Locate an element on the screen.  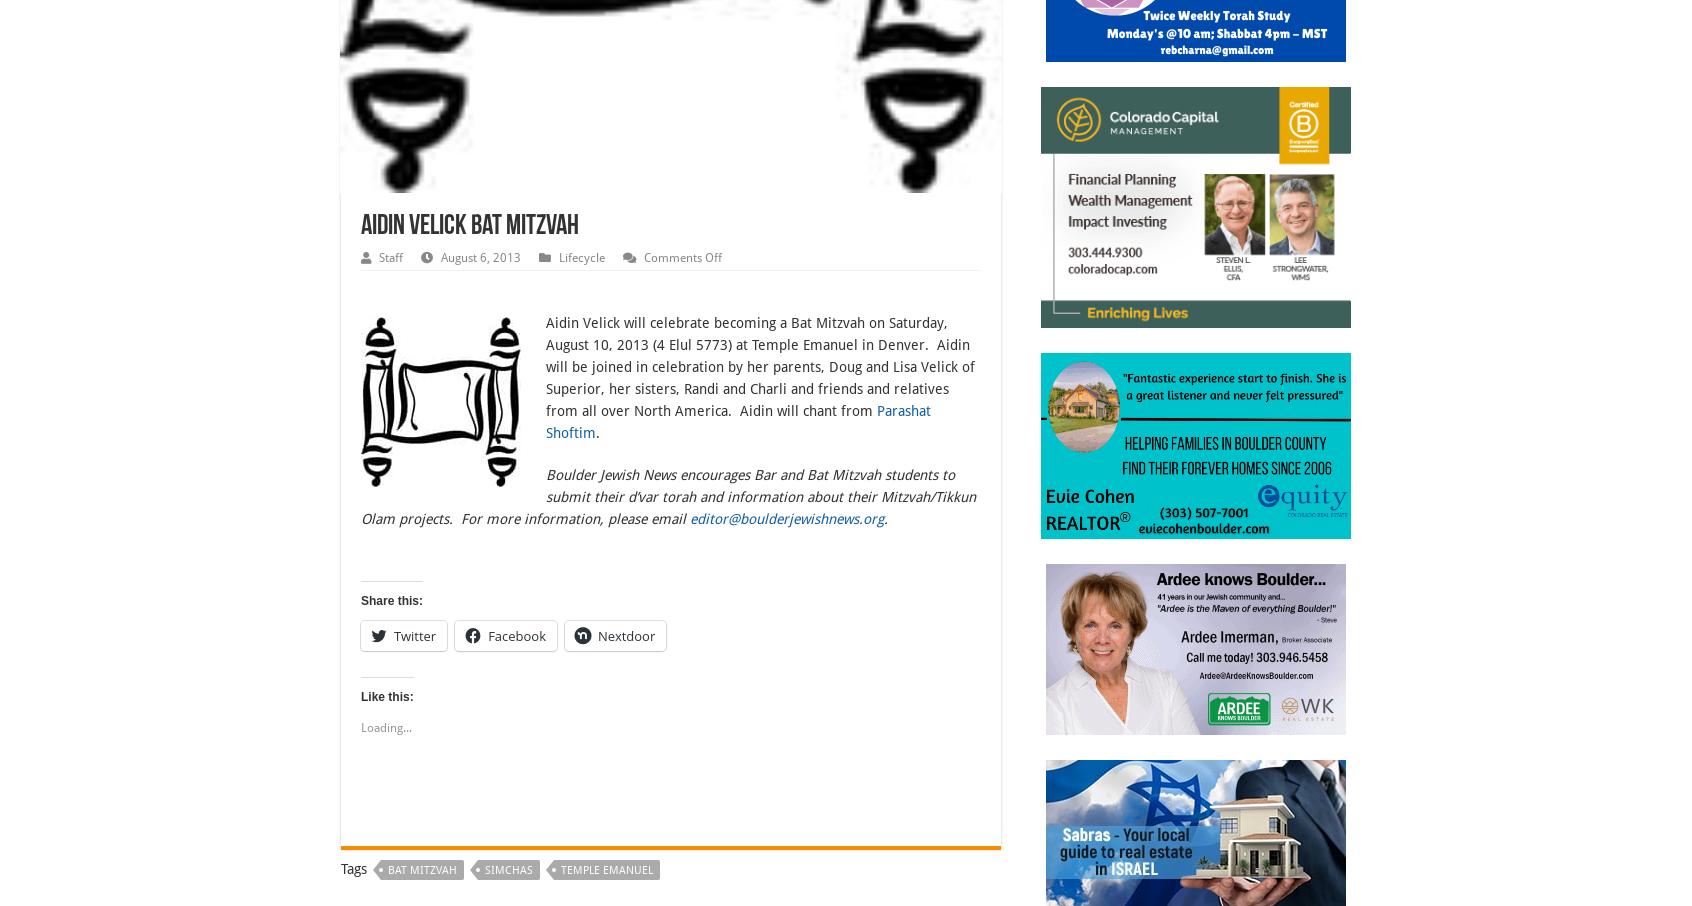
'temple emanuel' is located at coordinates (605, 870).